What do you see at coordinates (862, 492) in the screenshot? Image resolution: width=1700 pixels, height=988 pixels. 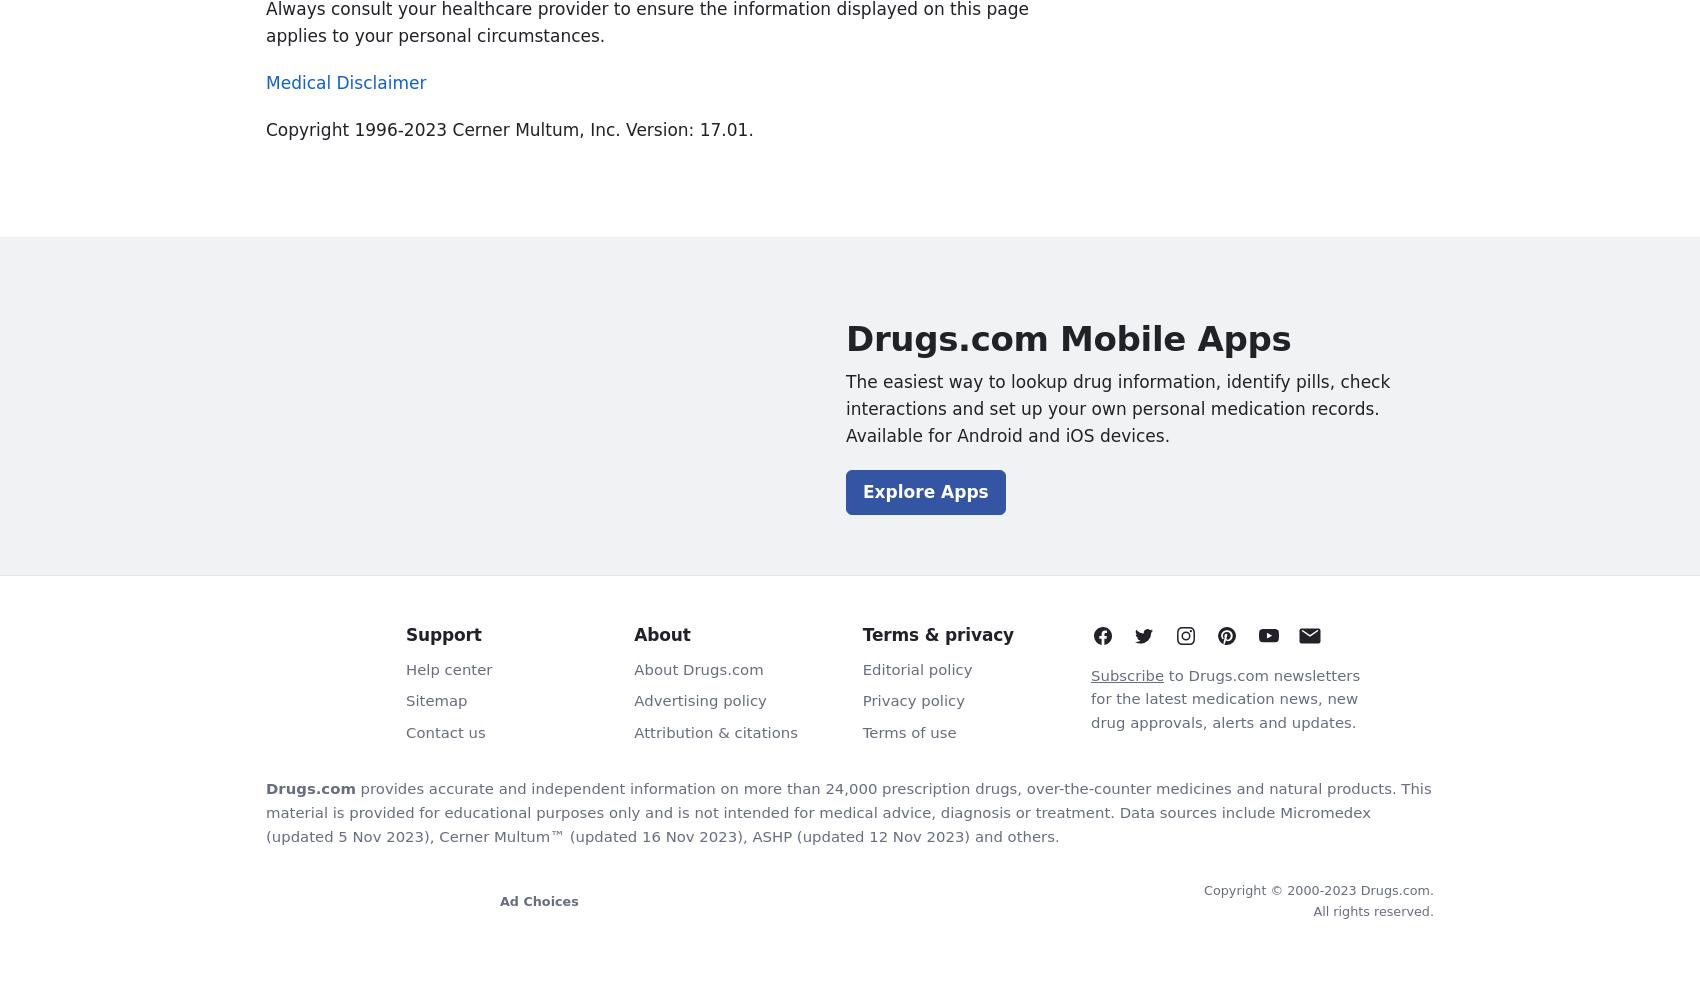 I see `'Explore Apps'` at bounding box center [862, 492].